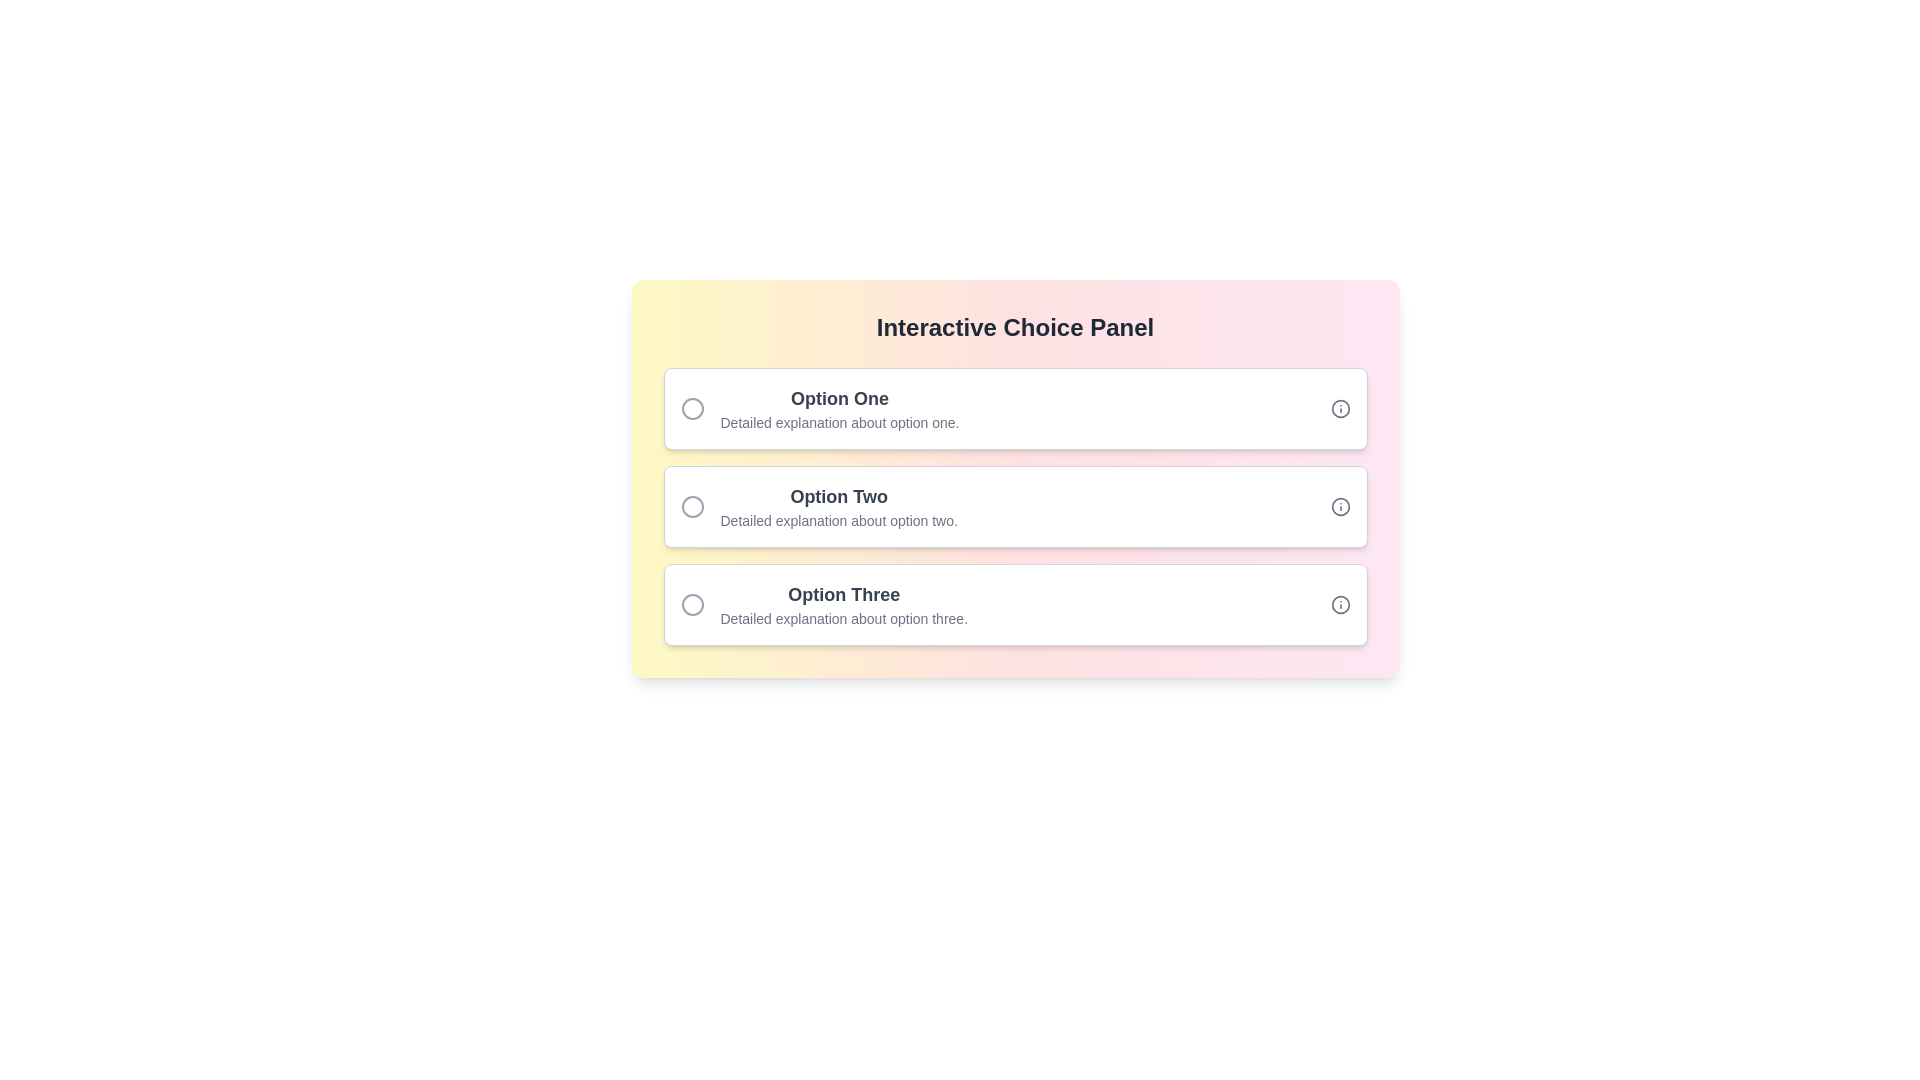 This screenshot has width=1920, height=1080. What do you see at coordinates (840, 422) in the screenshot?
I see `the text element that reads 'Detailed explanation about option one.' which is styled in small-sized gray font and located below the title text 'Option One' within the first card of a list of three cards` at bounding box center [840, 422].